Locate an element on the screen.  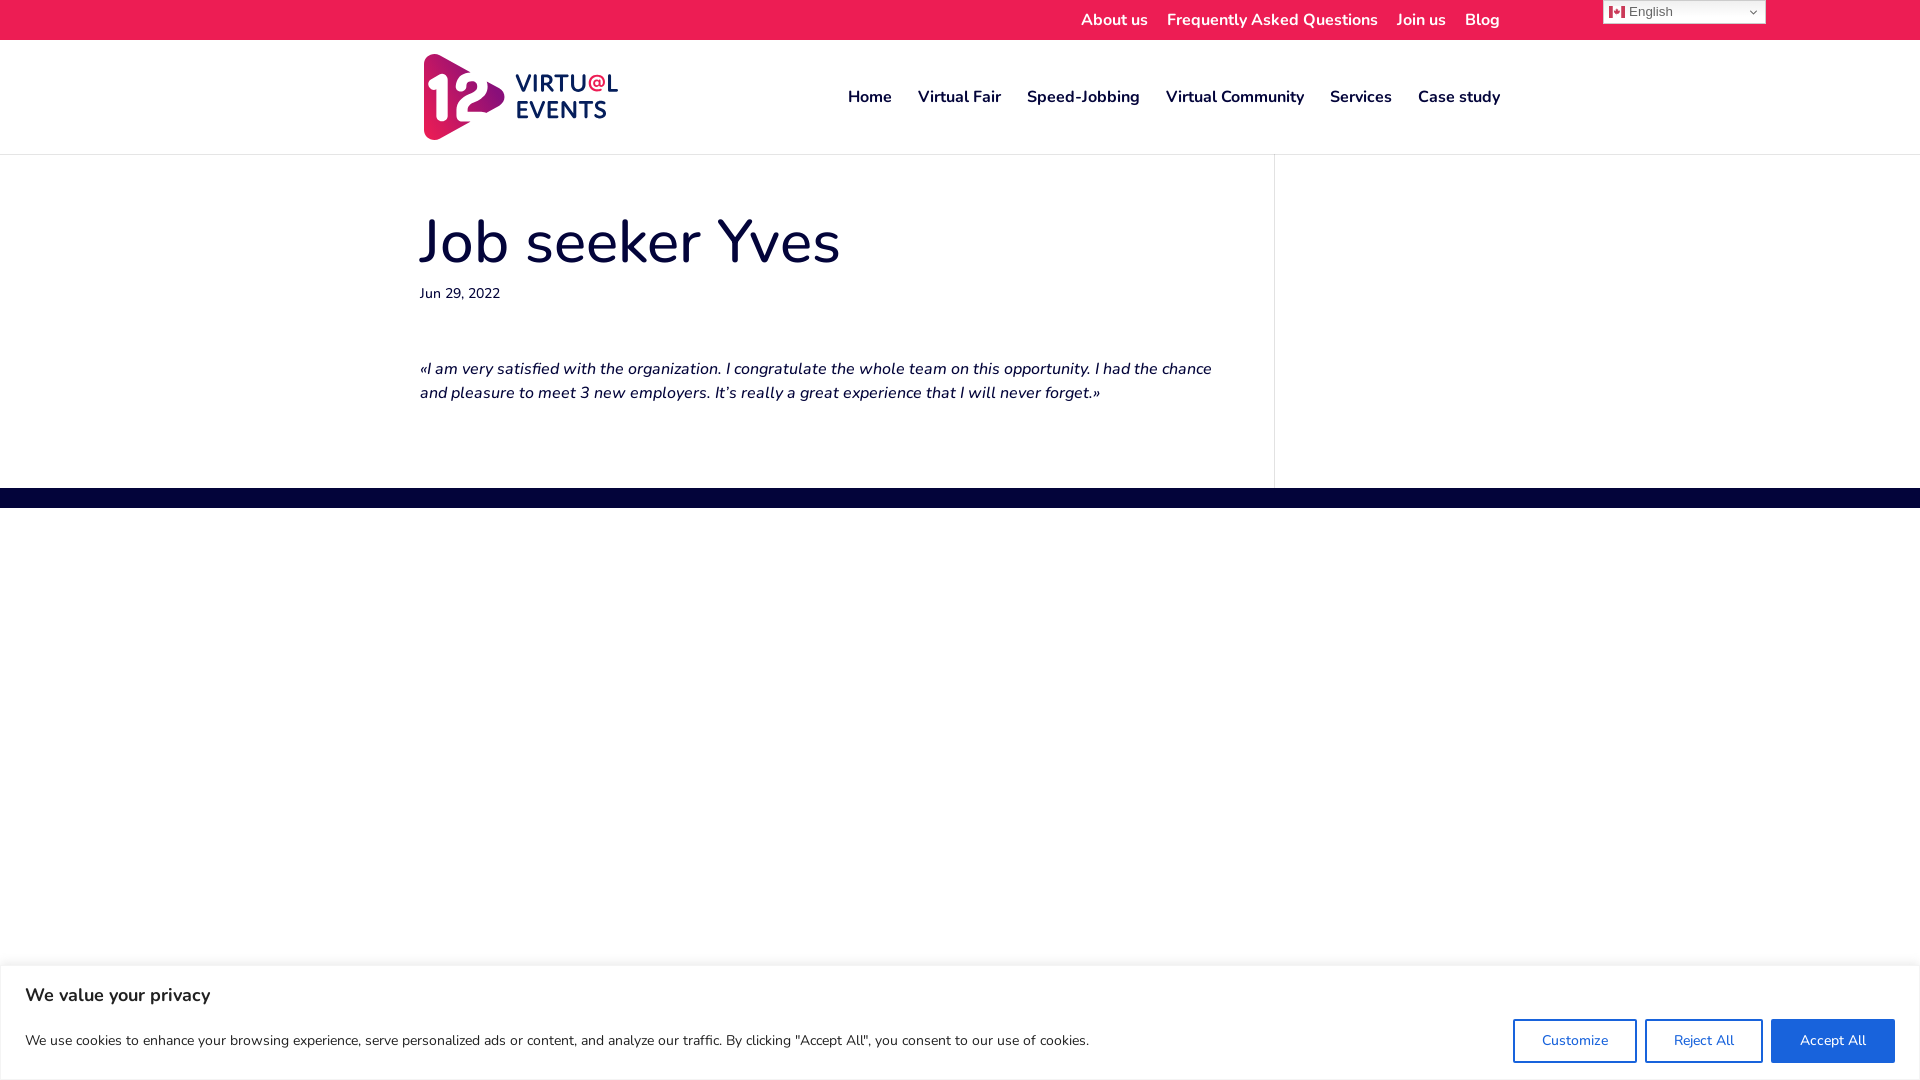
'Blog' is located at coordinates (1482, 26).